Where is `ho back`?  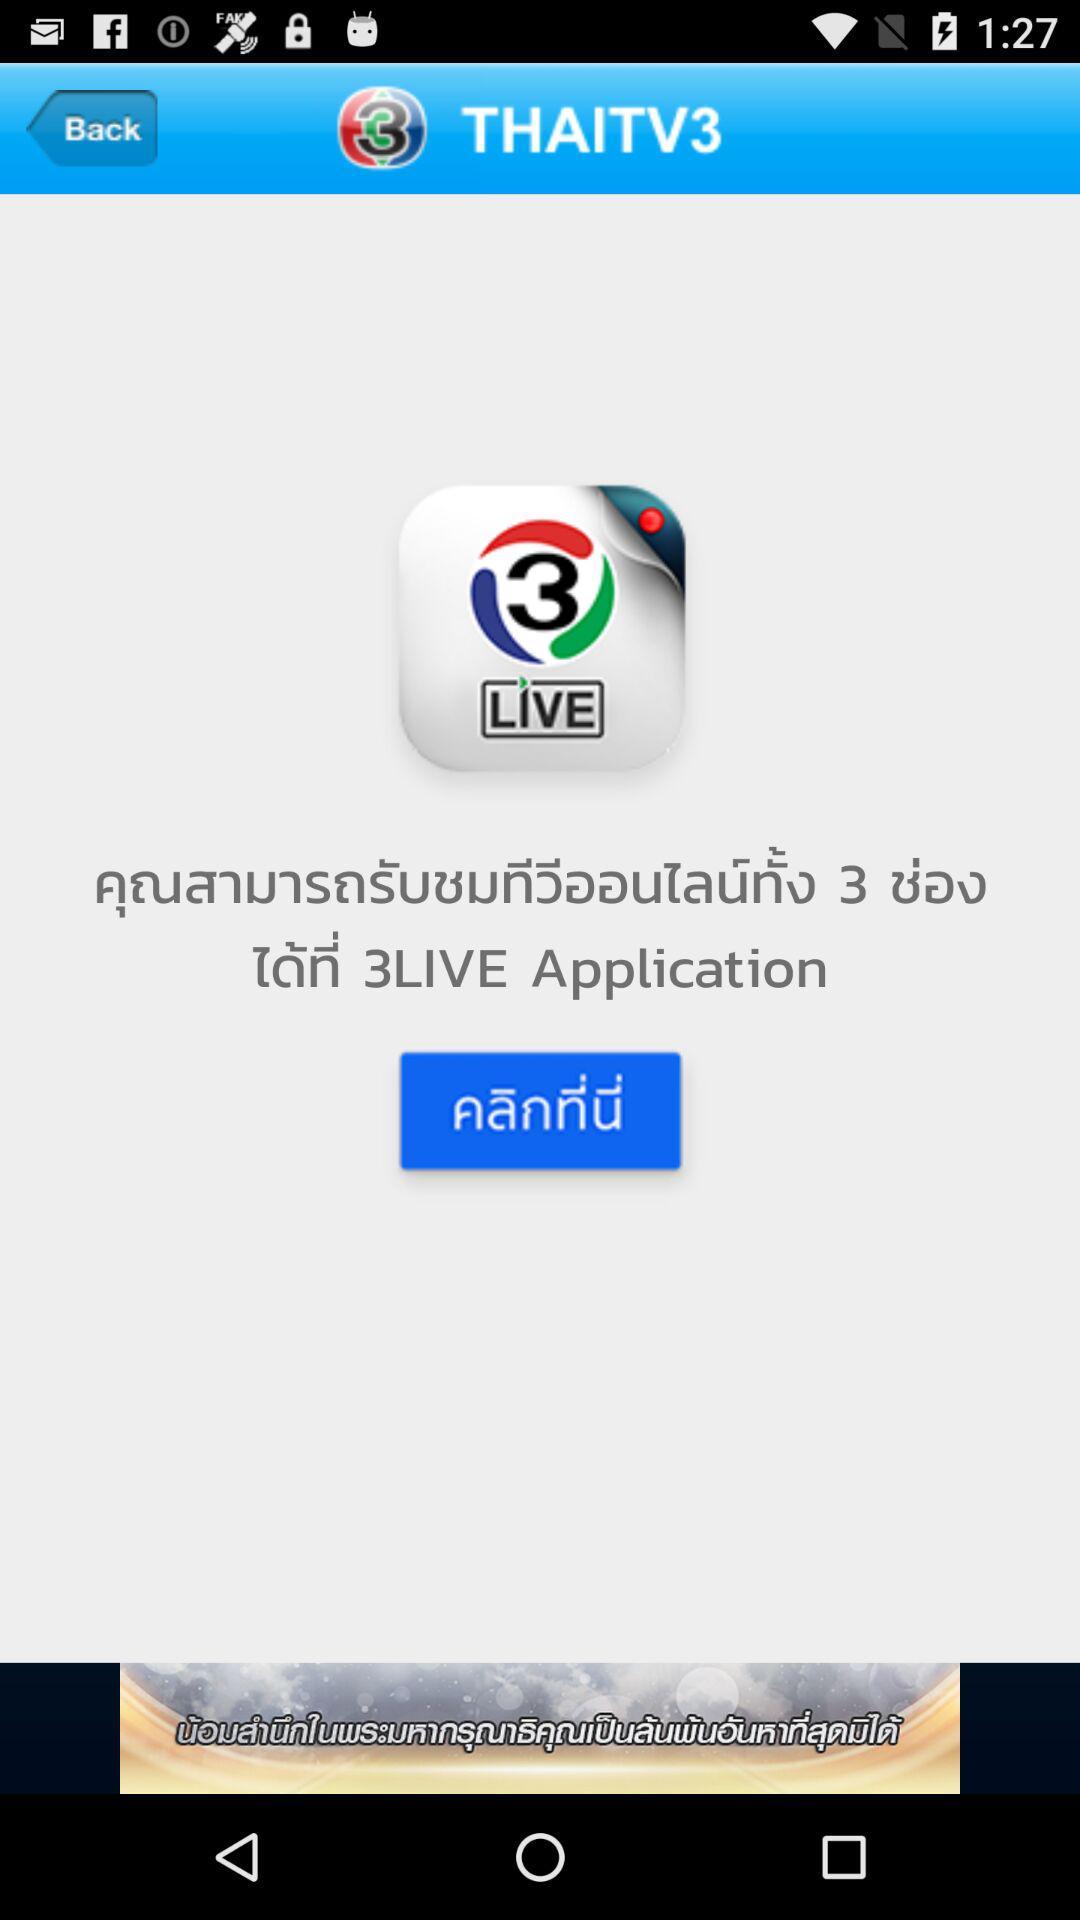 ho back is located at coordinates (91, 127).